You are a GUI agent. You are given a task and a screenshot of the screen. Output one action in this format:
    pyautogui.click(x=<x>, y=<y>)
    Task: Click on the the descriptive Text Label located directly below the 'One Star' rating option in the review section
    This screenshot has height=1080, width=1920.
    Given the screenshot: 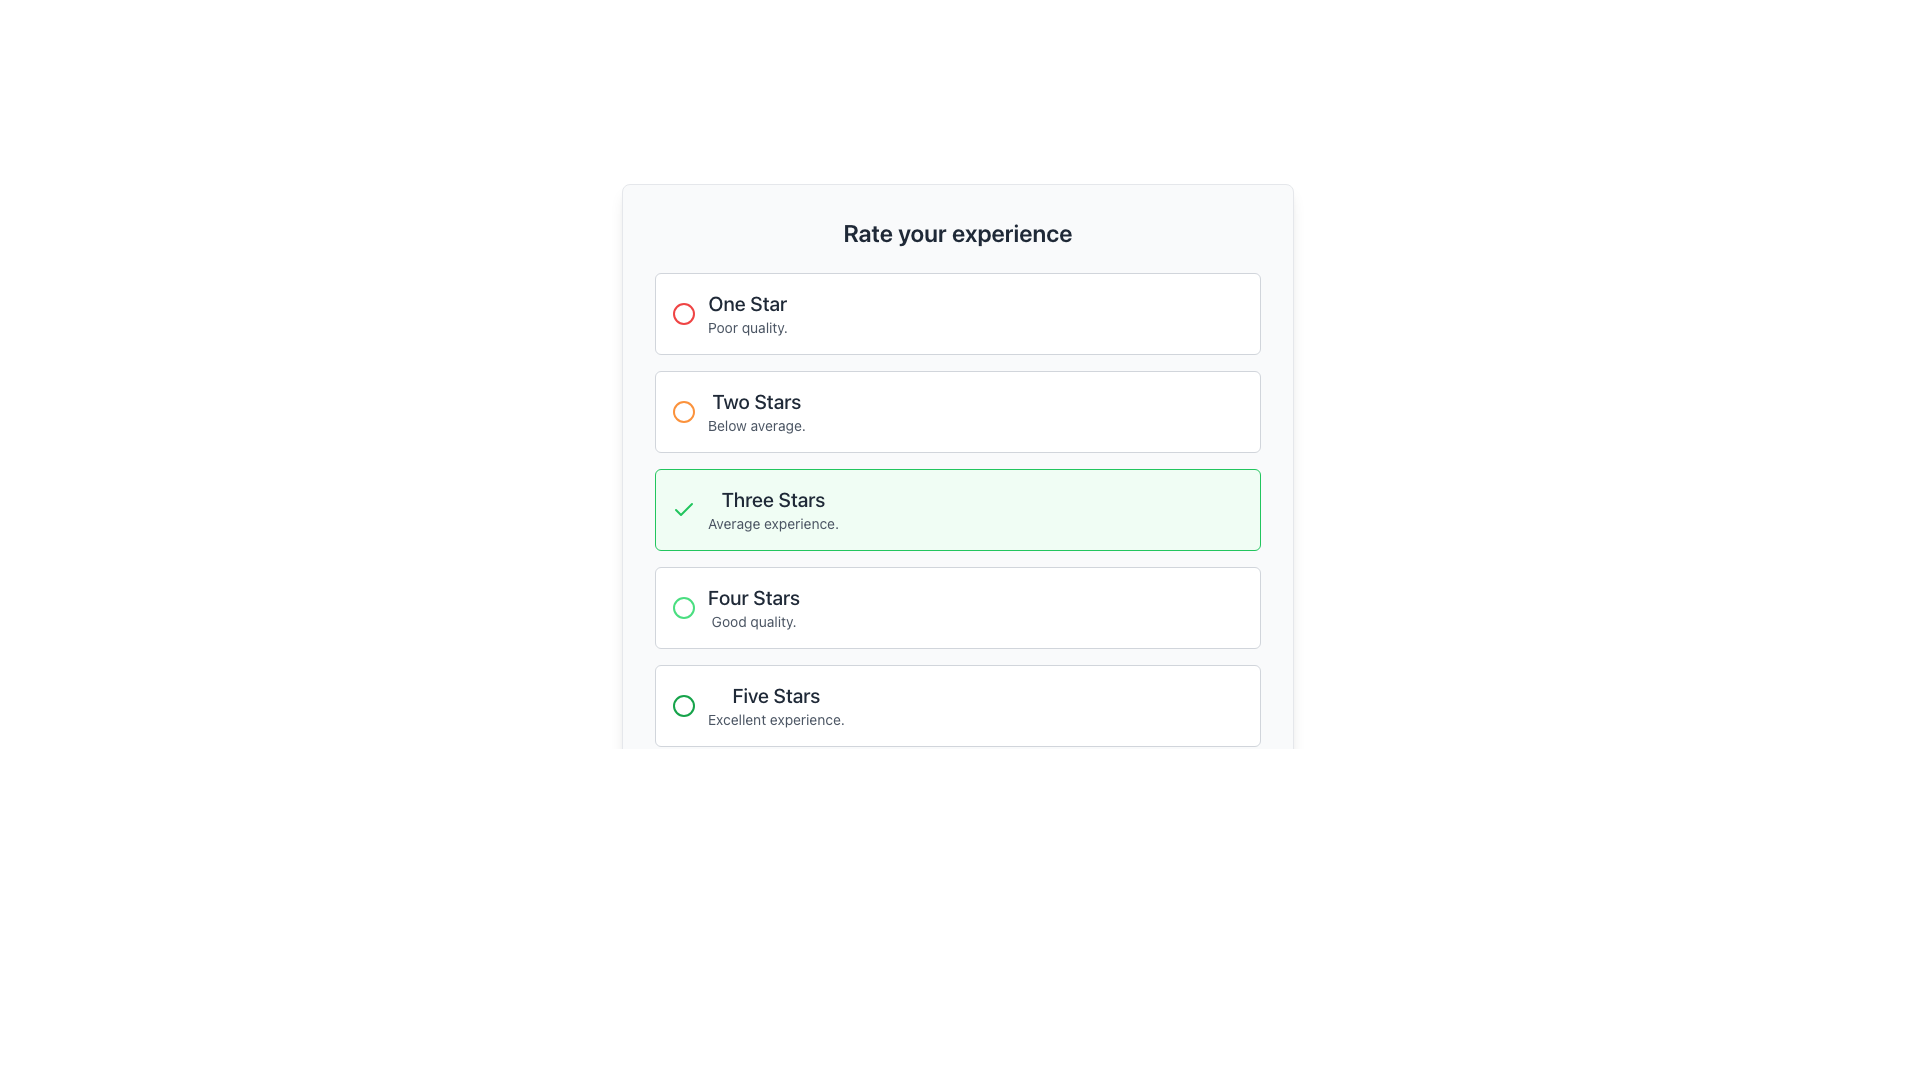 What is the action you would take?
    pyautogui.click(x=746, y=326)
    